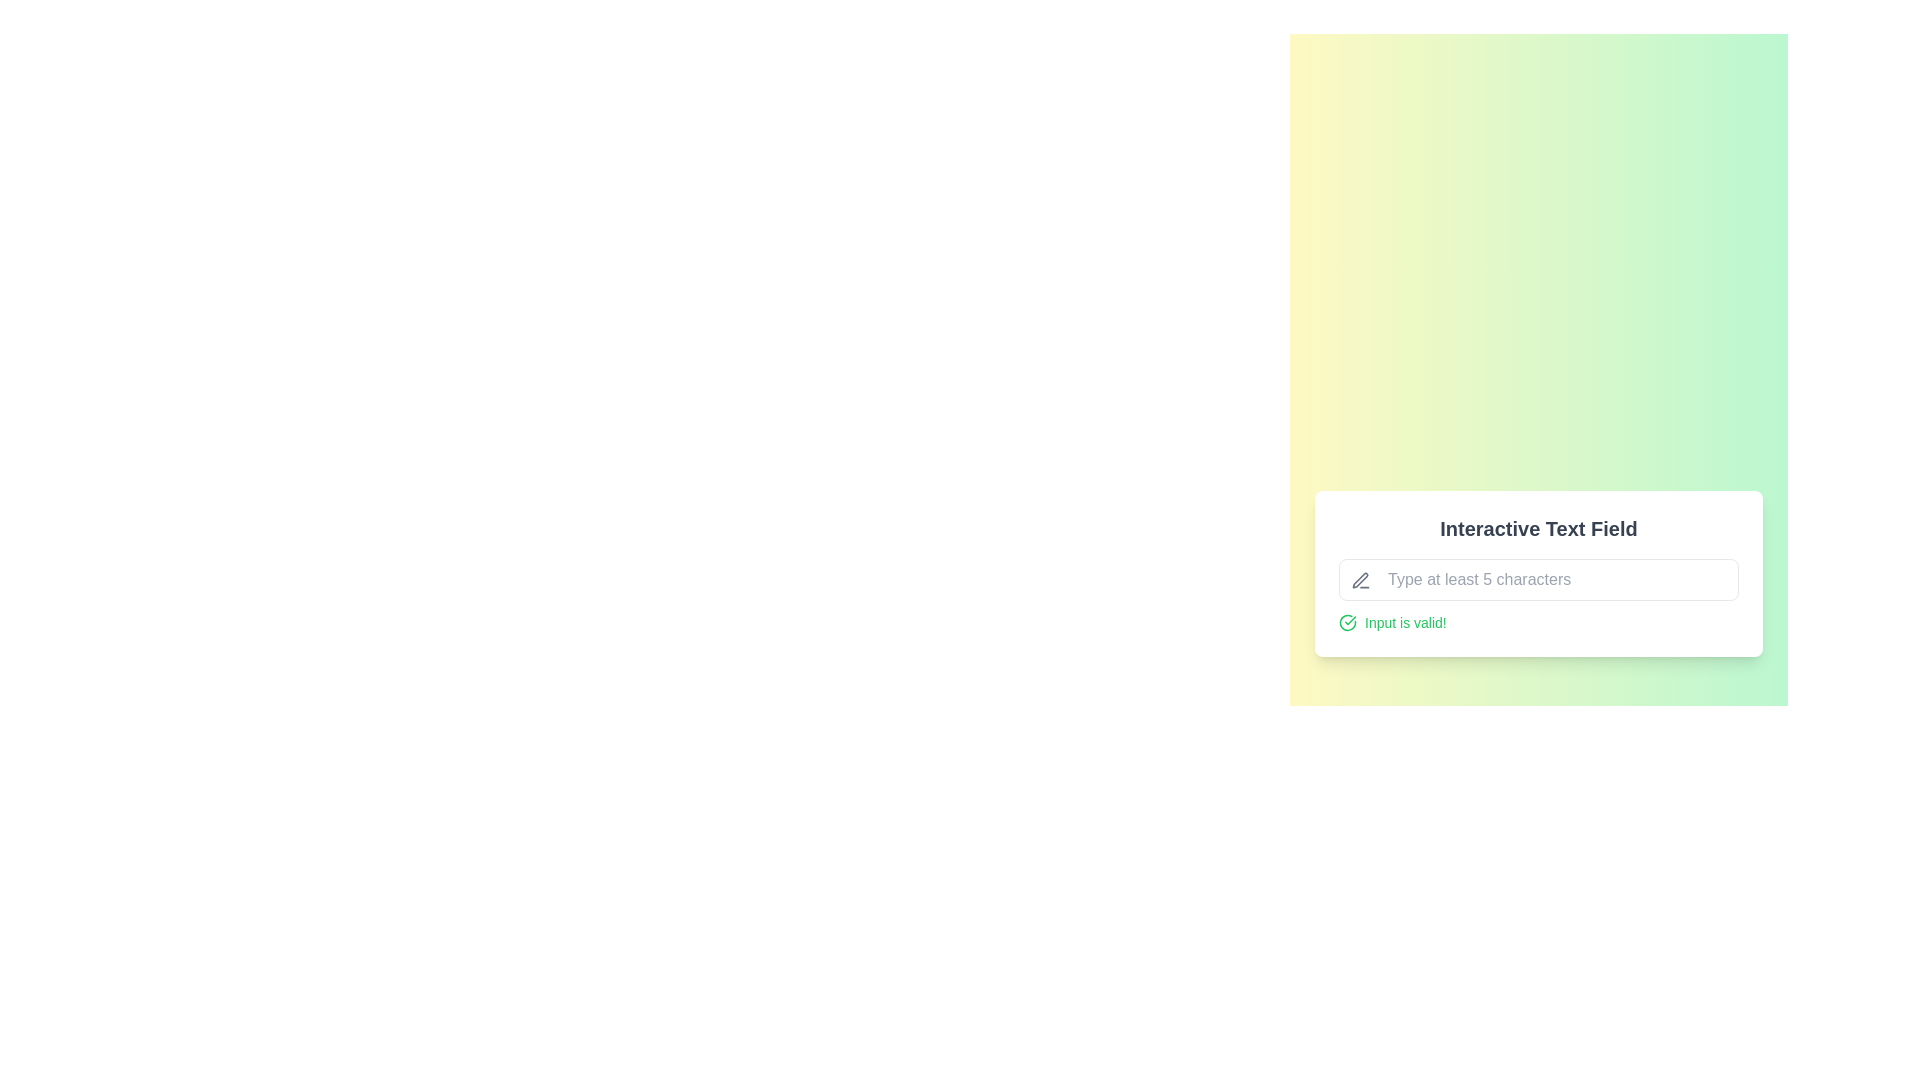 The height and width of the screenshot is (1080, 1920). I want to click on the Graphics icon (pen), which is a small pen-like icon located in the top-left corner of the validation message box, near the left edge of the text input field labeled 'Type at least 5 characters.', so click(1360, 580).